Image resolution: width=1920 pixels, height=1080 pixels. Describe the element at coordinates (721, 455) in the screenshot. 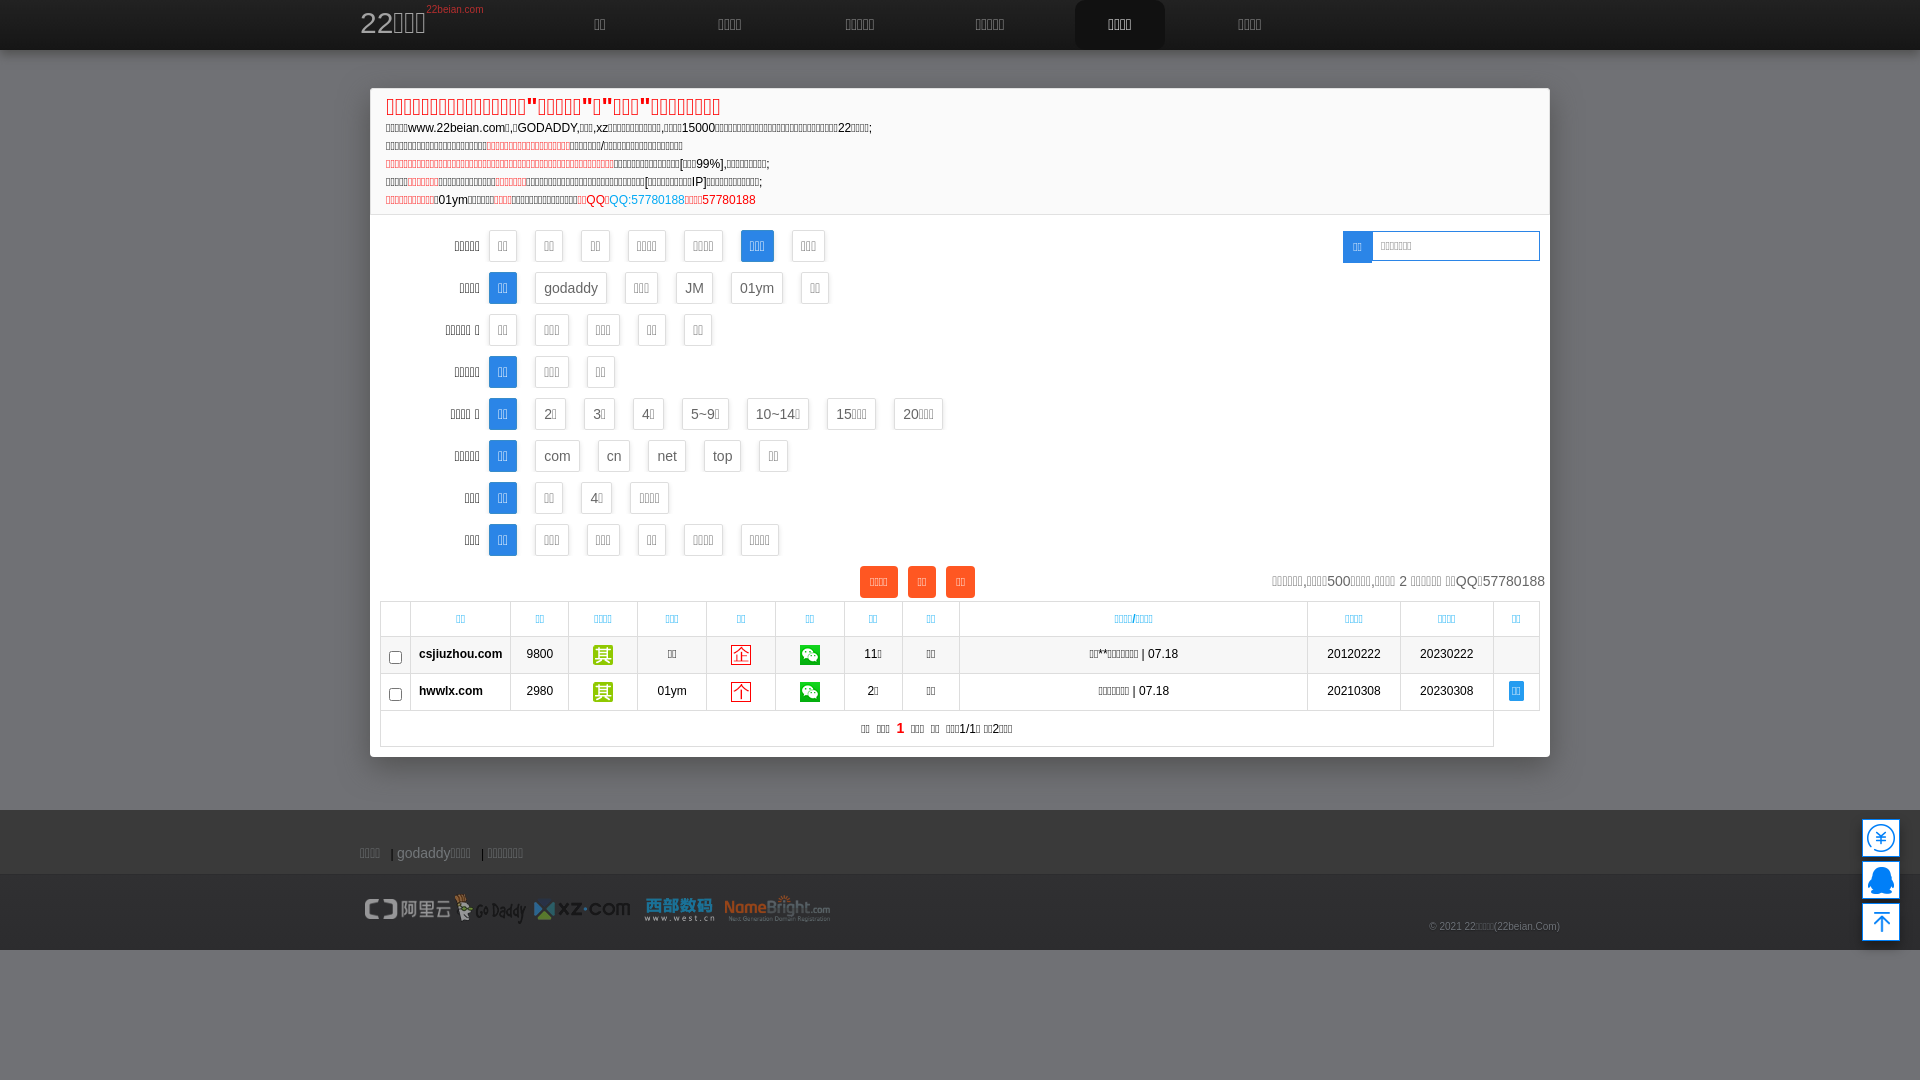

I see `'top'` at that location.